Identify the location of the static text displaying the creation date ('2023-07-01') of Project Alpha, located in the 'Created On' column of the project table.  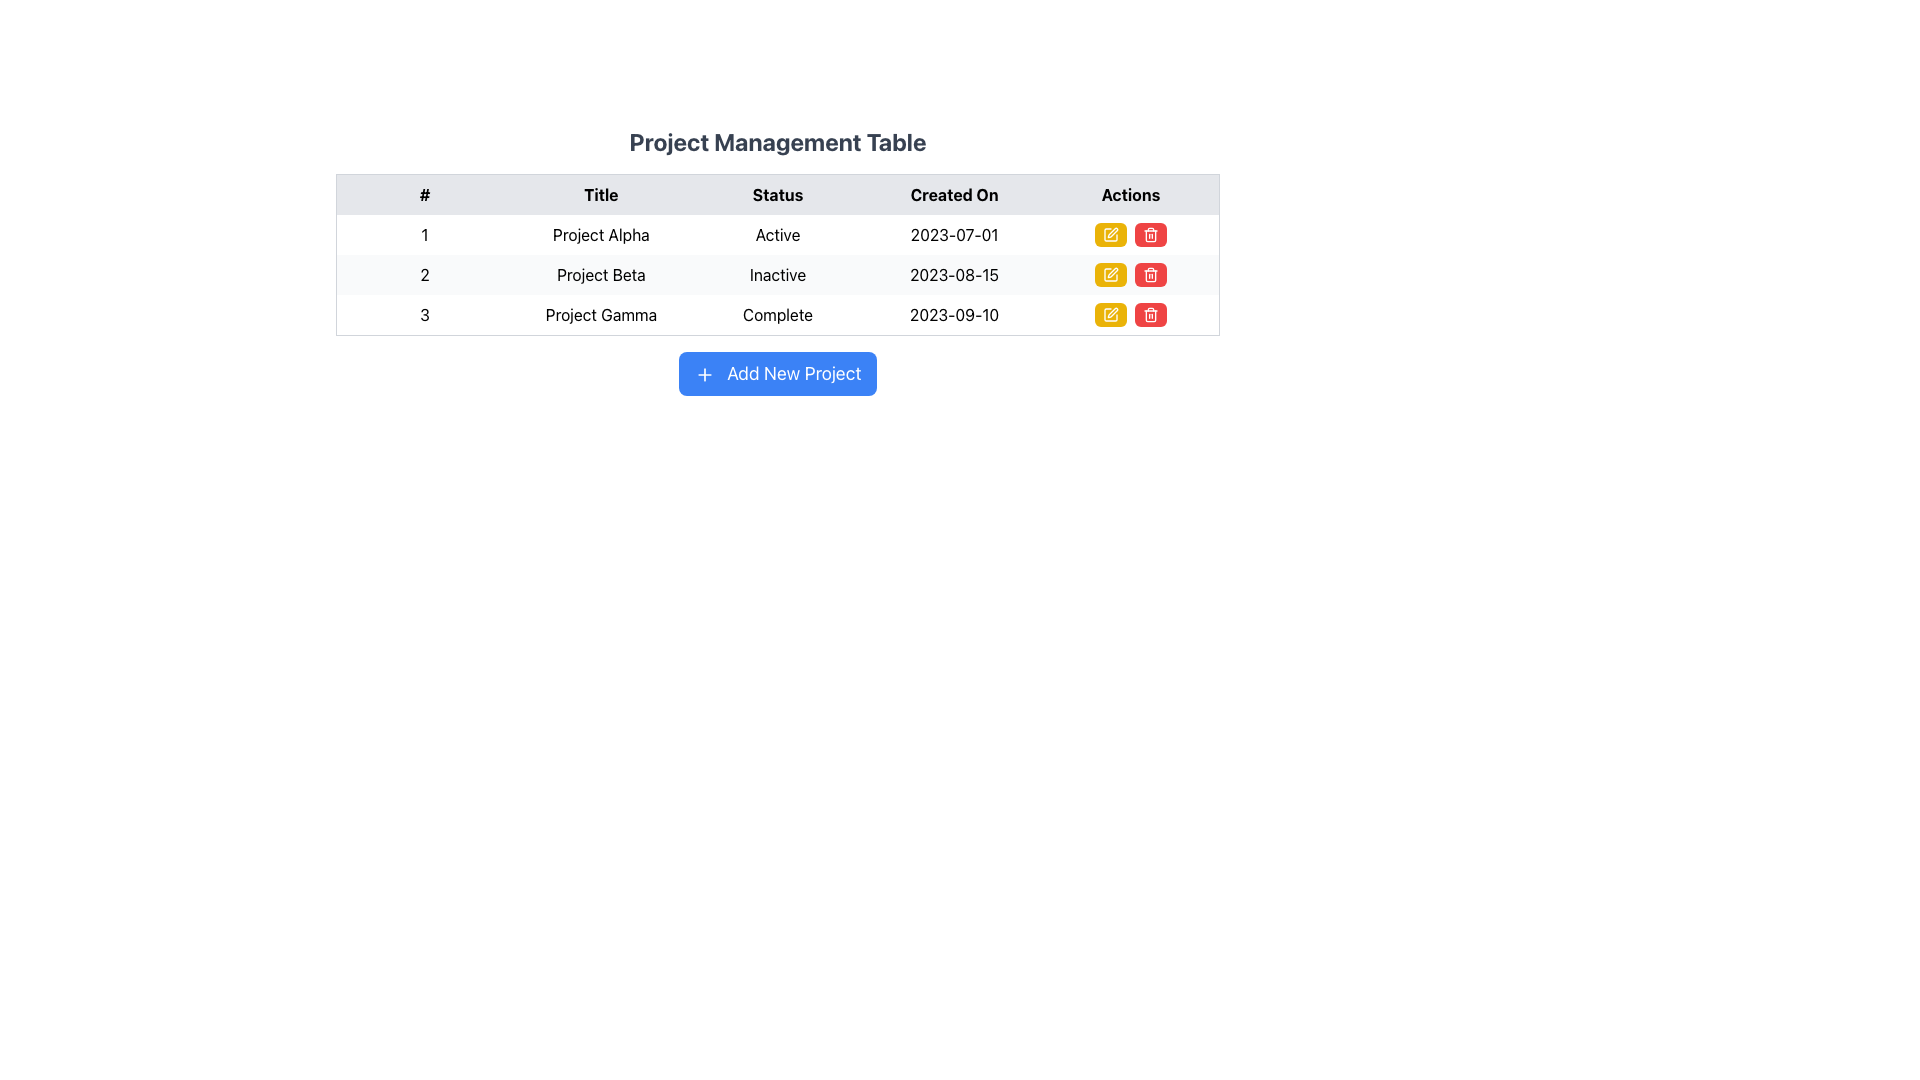
(953, 234).